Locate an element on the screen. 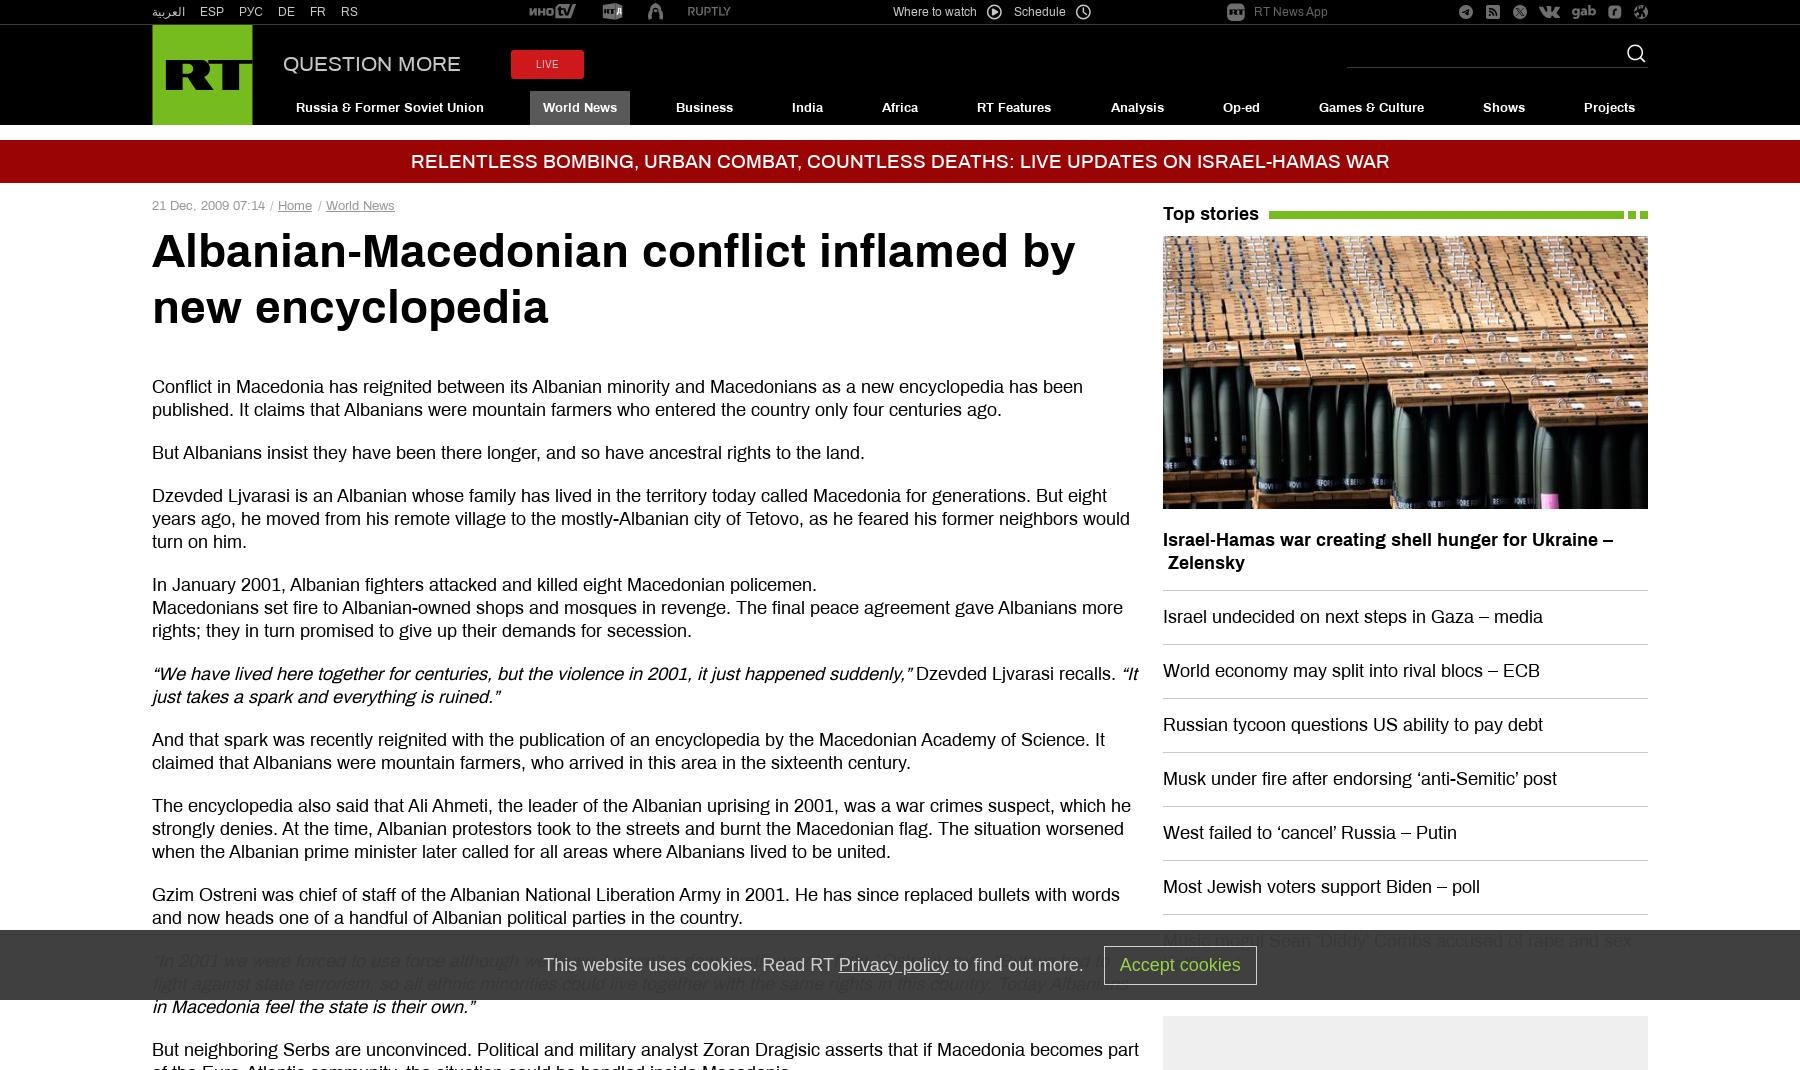  'Conflict in Macedonia has reignited between its Albanian minority and Macedonians as a new encyclopedia has been published. It claims that Albanians were mountain farmers who entered the country only four centuries ago.' is located at coordinates (617, 397).